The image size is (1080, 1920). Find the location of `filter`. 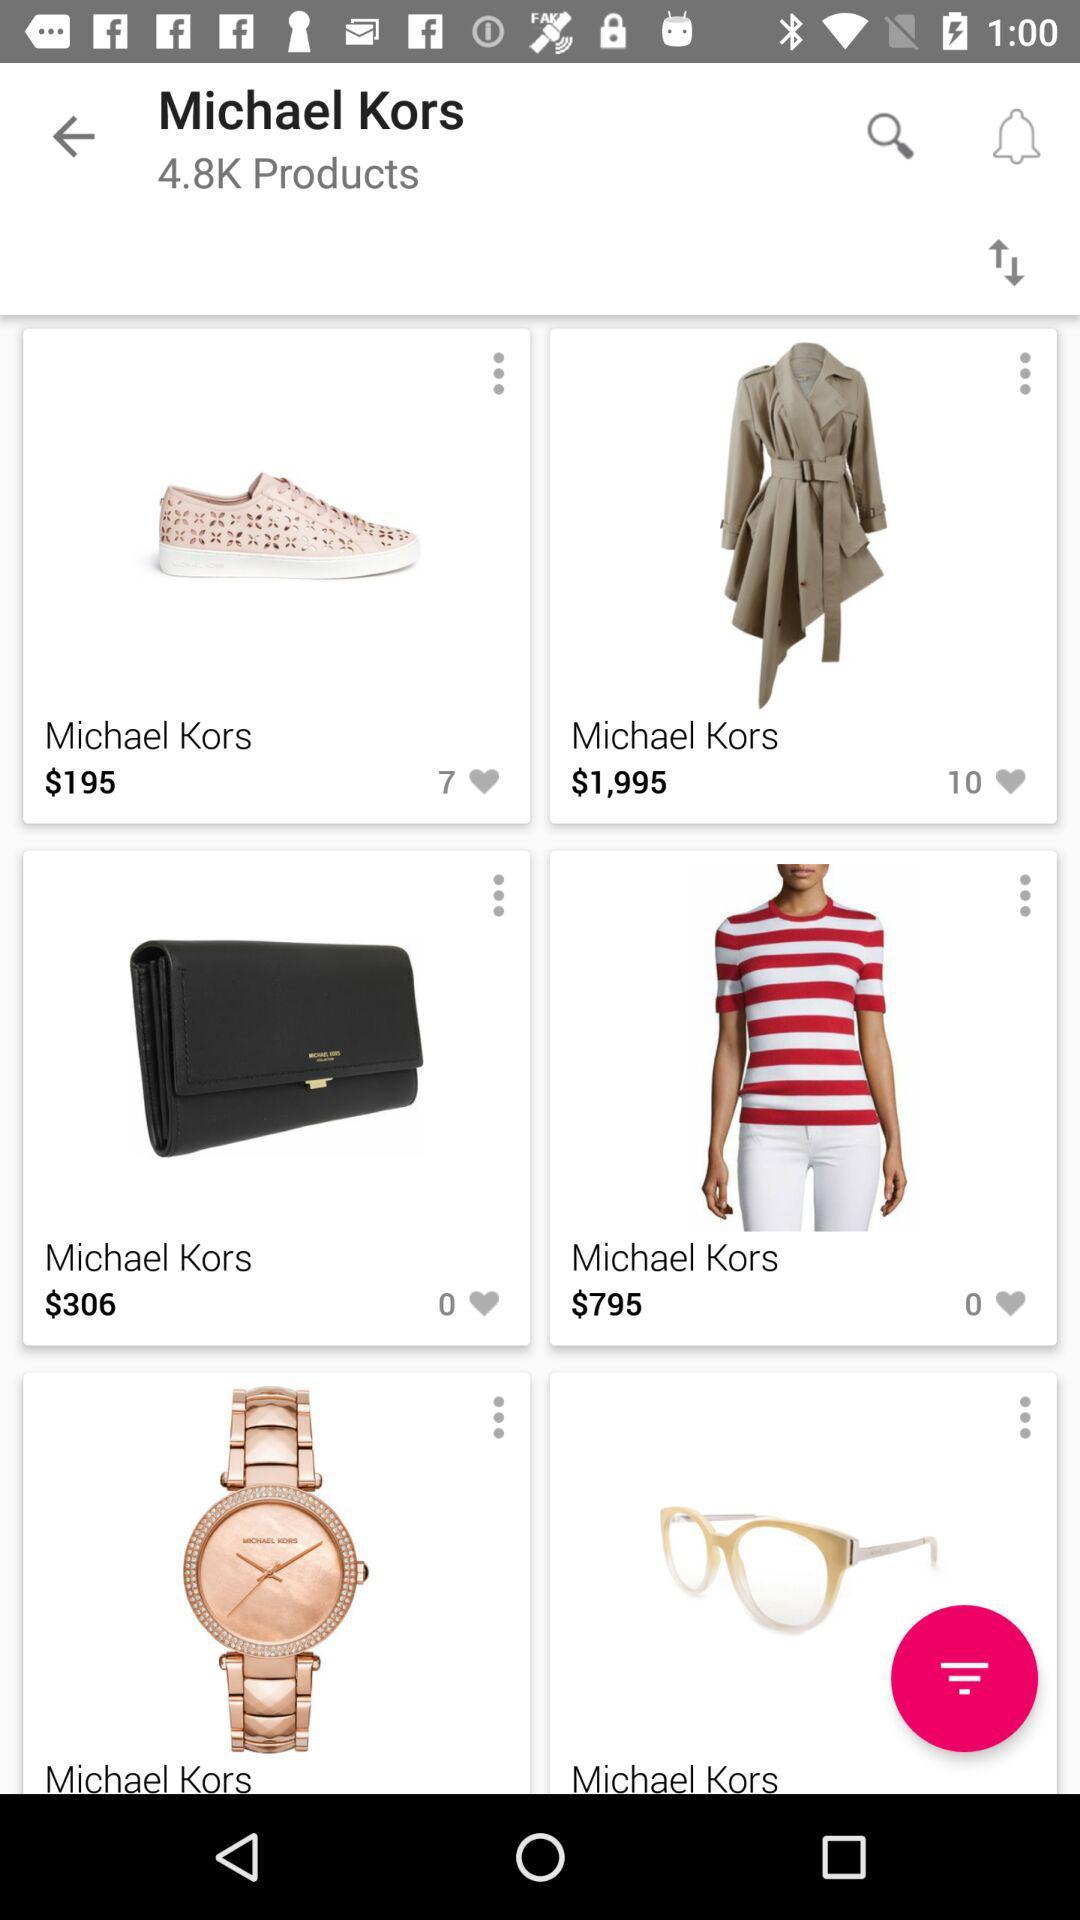

filter is located at coordinates (1006, 261).